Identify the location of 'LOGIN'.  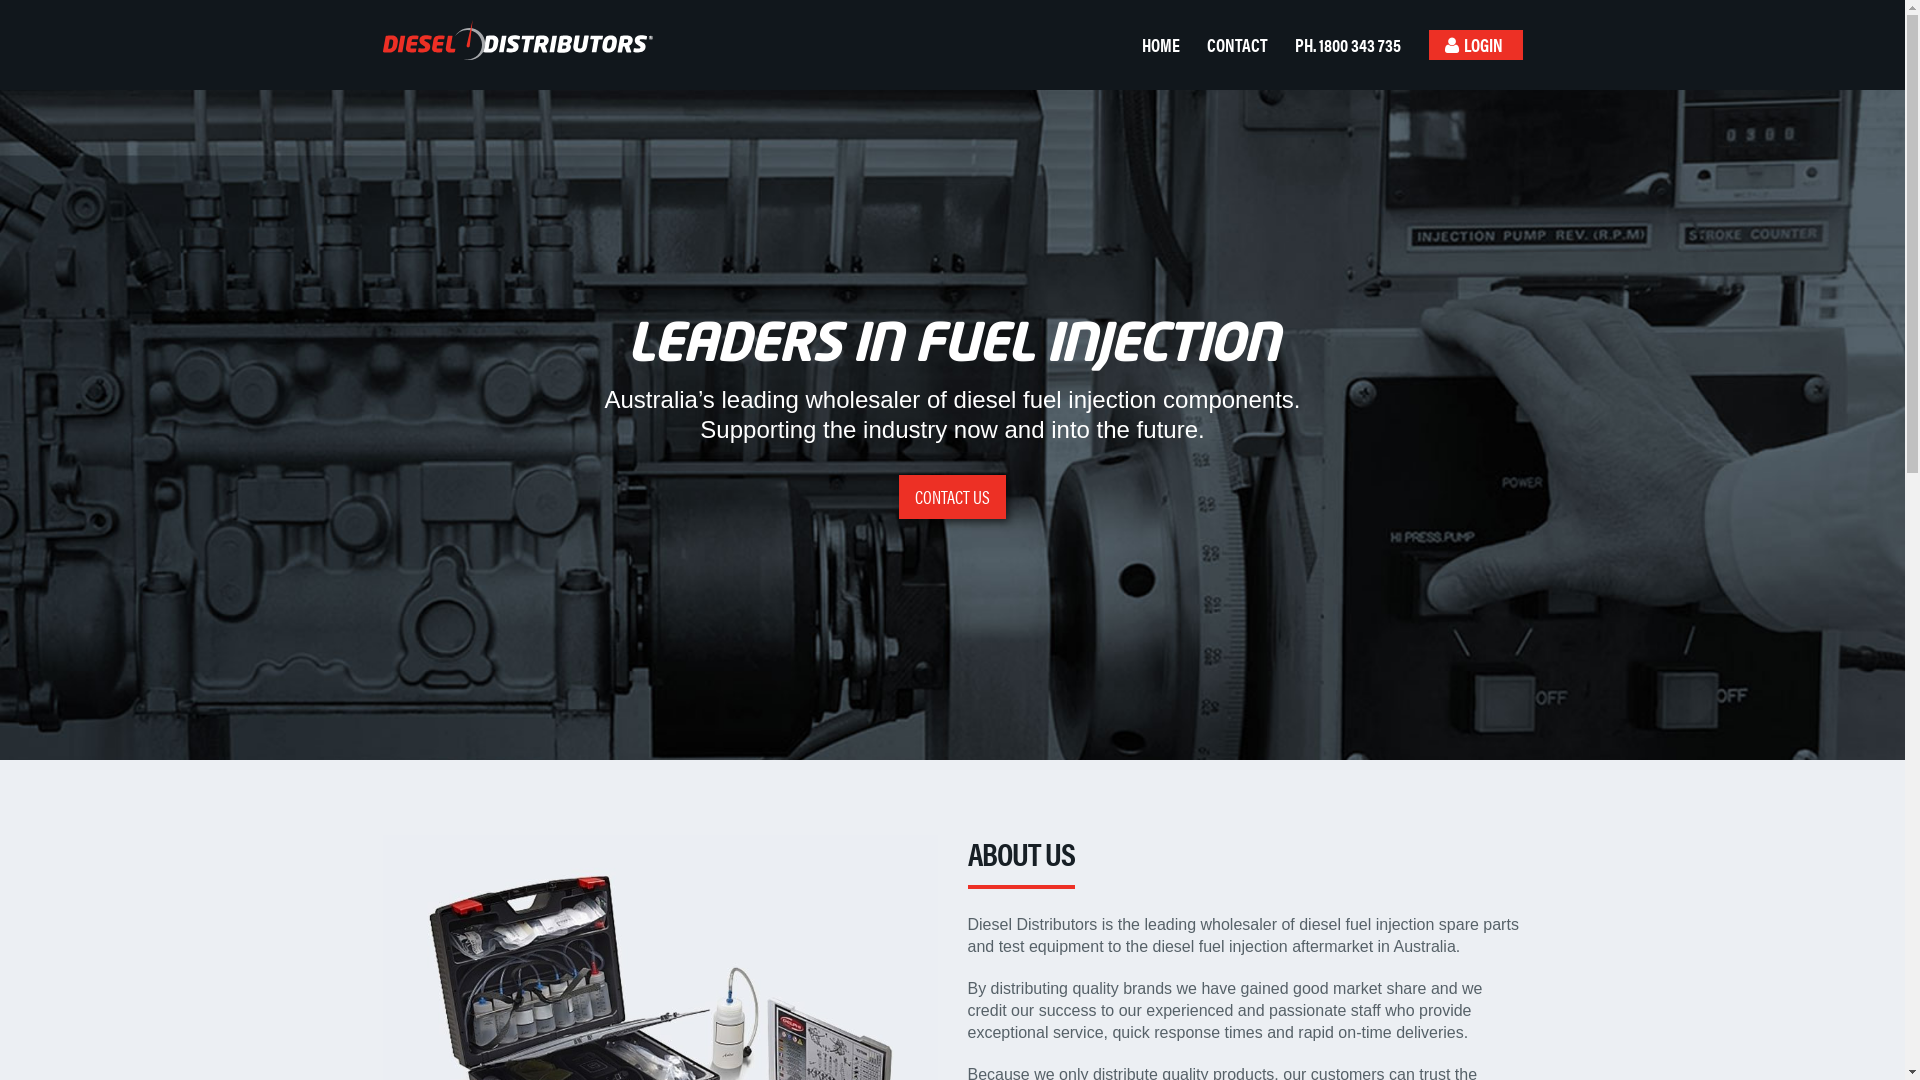
(1474, 45).